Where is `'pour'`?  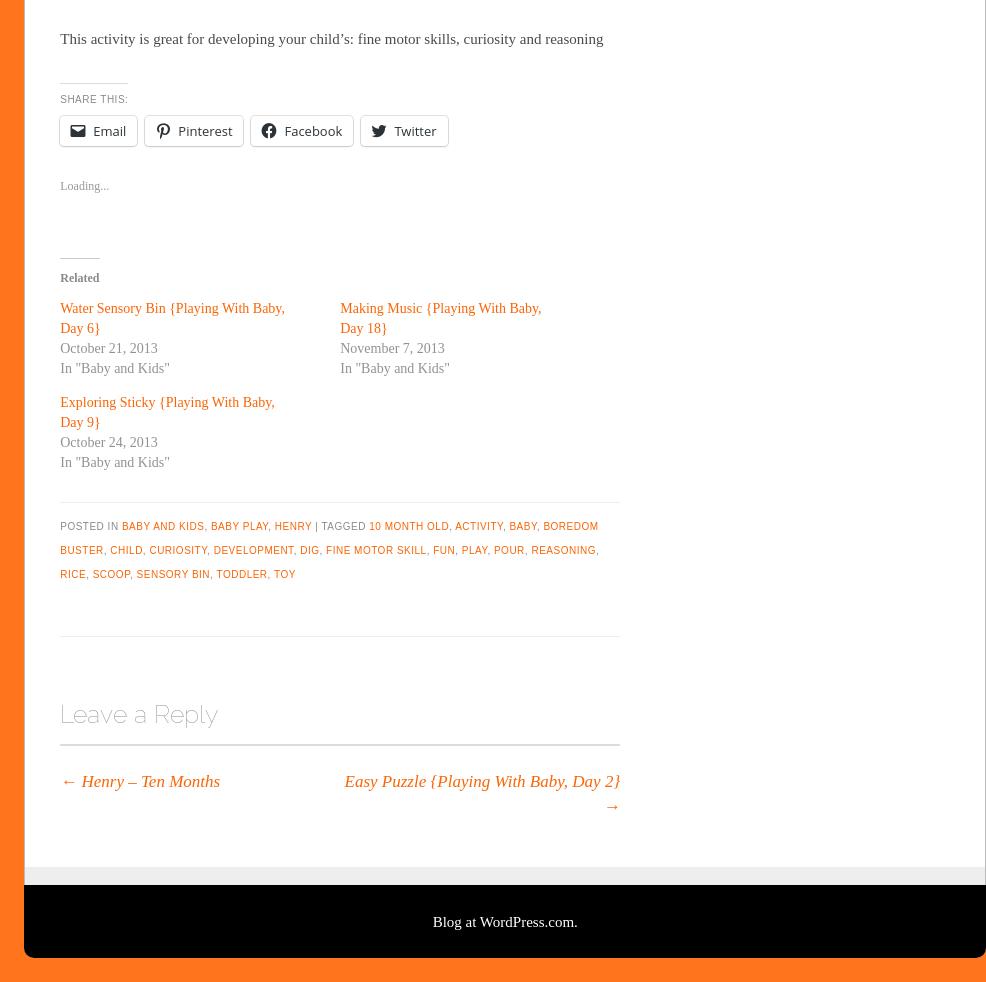
'pour' is located at coordinates (507, 549).